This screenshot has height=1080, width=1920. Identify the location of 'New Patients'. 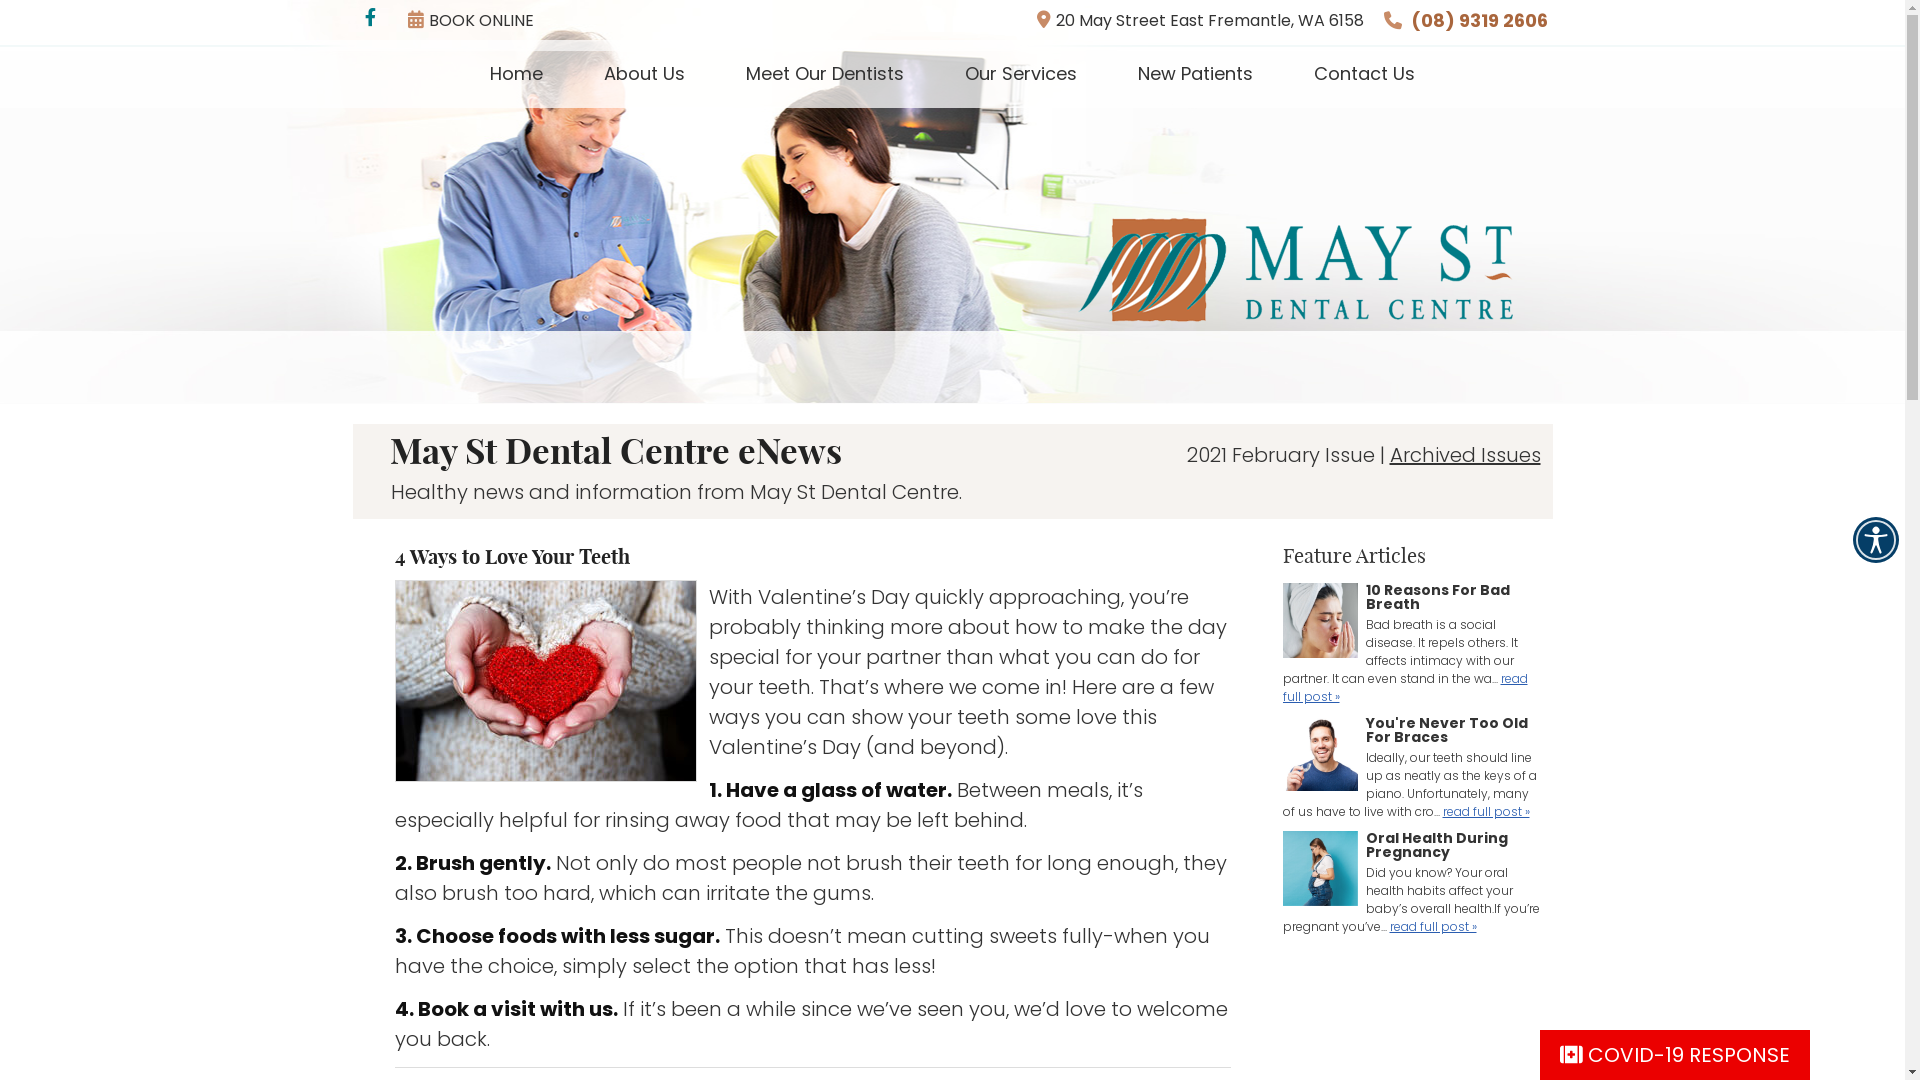
(1195, 72).